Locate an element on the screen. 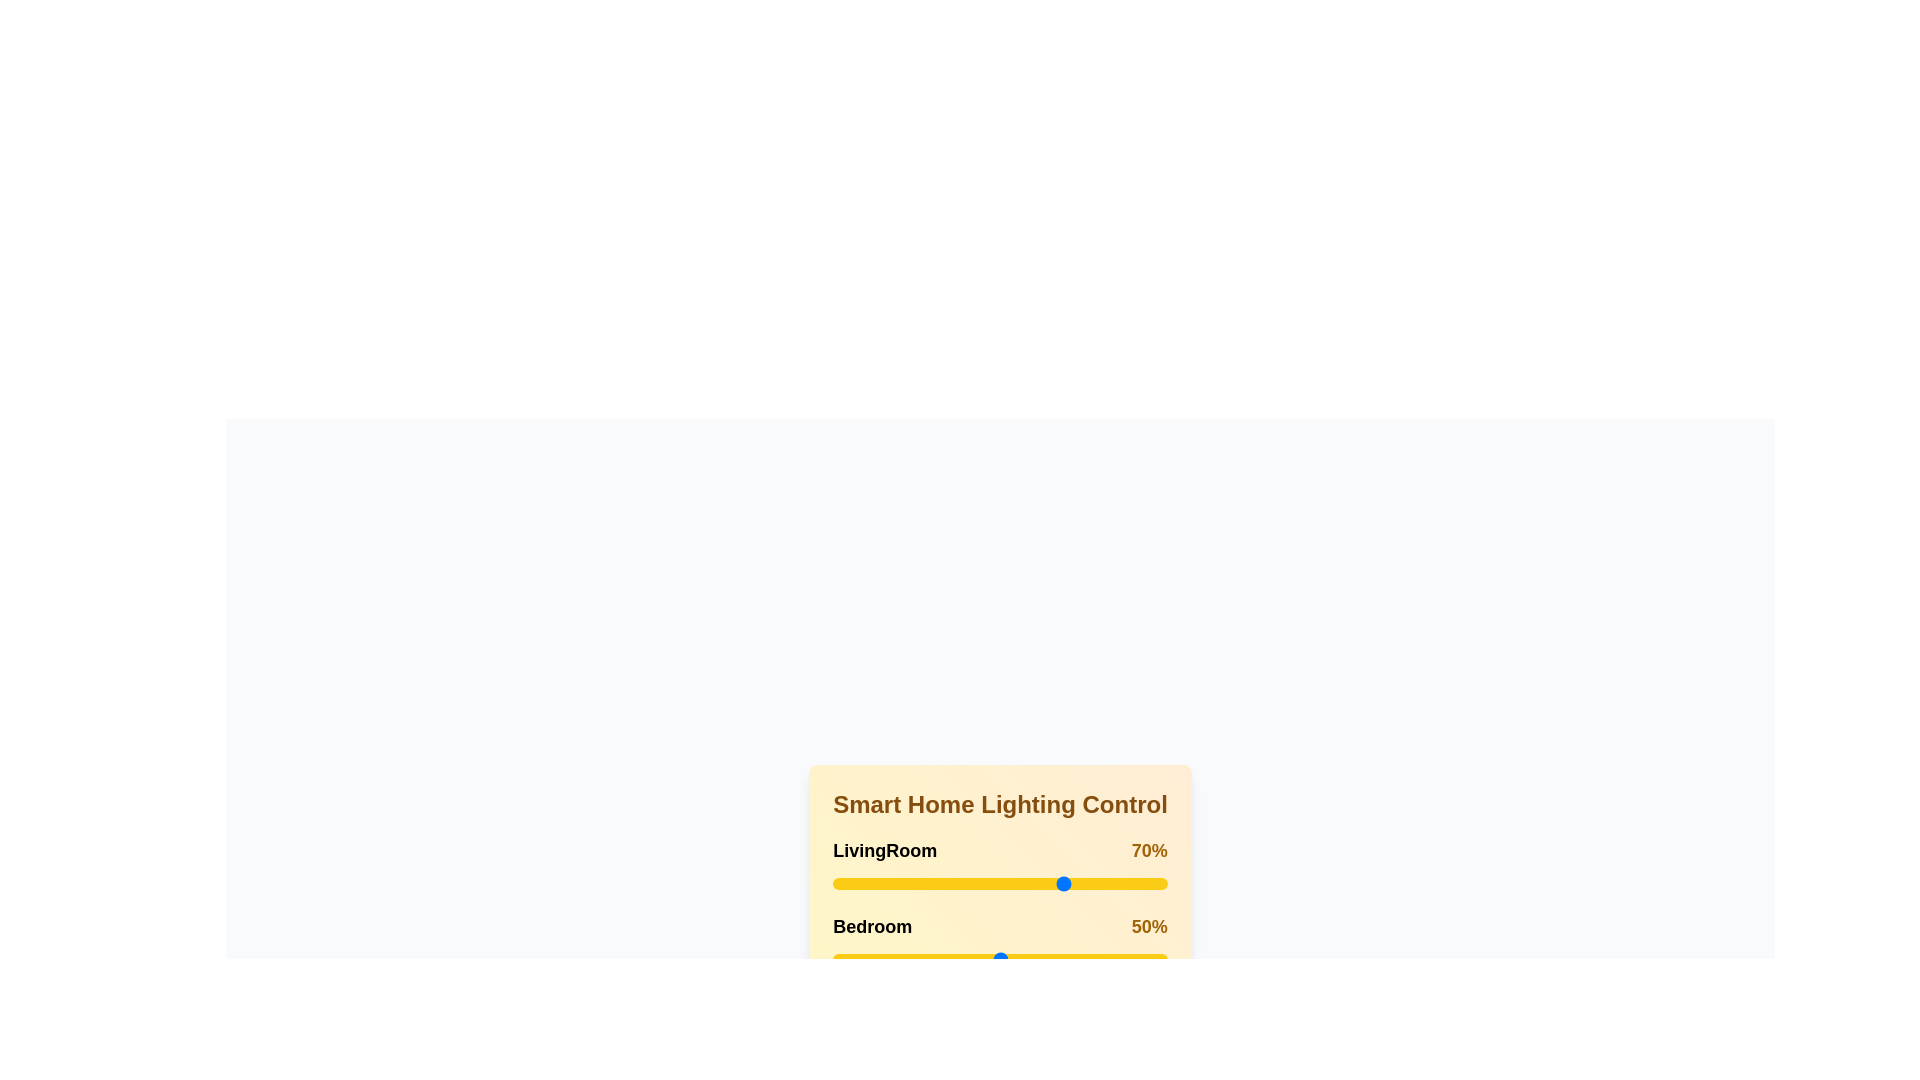 Image resolution: width=1920 pixels, height=1080 pixels. the lighting control value is located at coordinates (849, 882).